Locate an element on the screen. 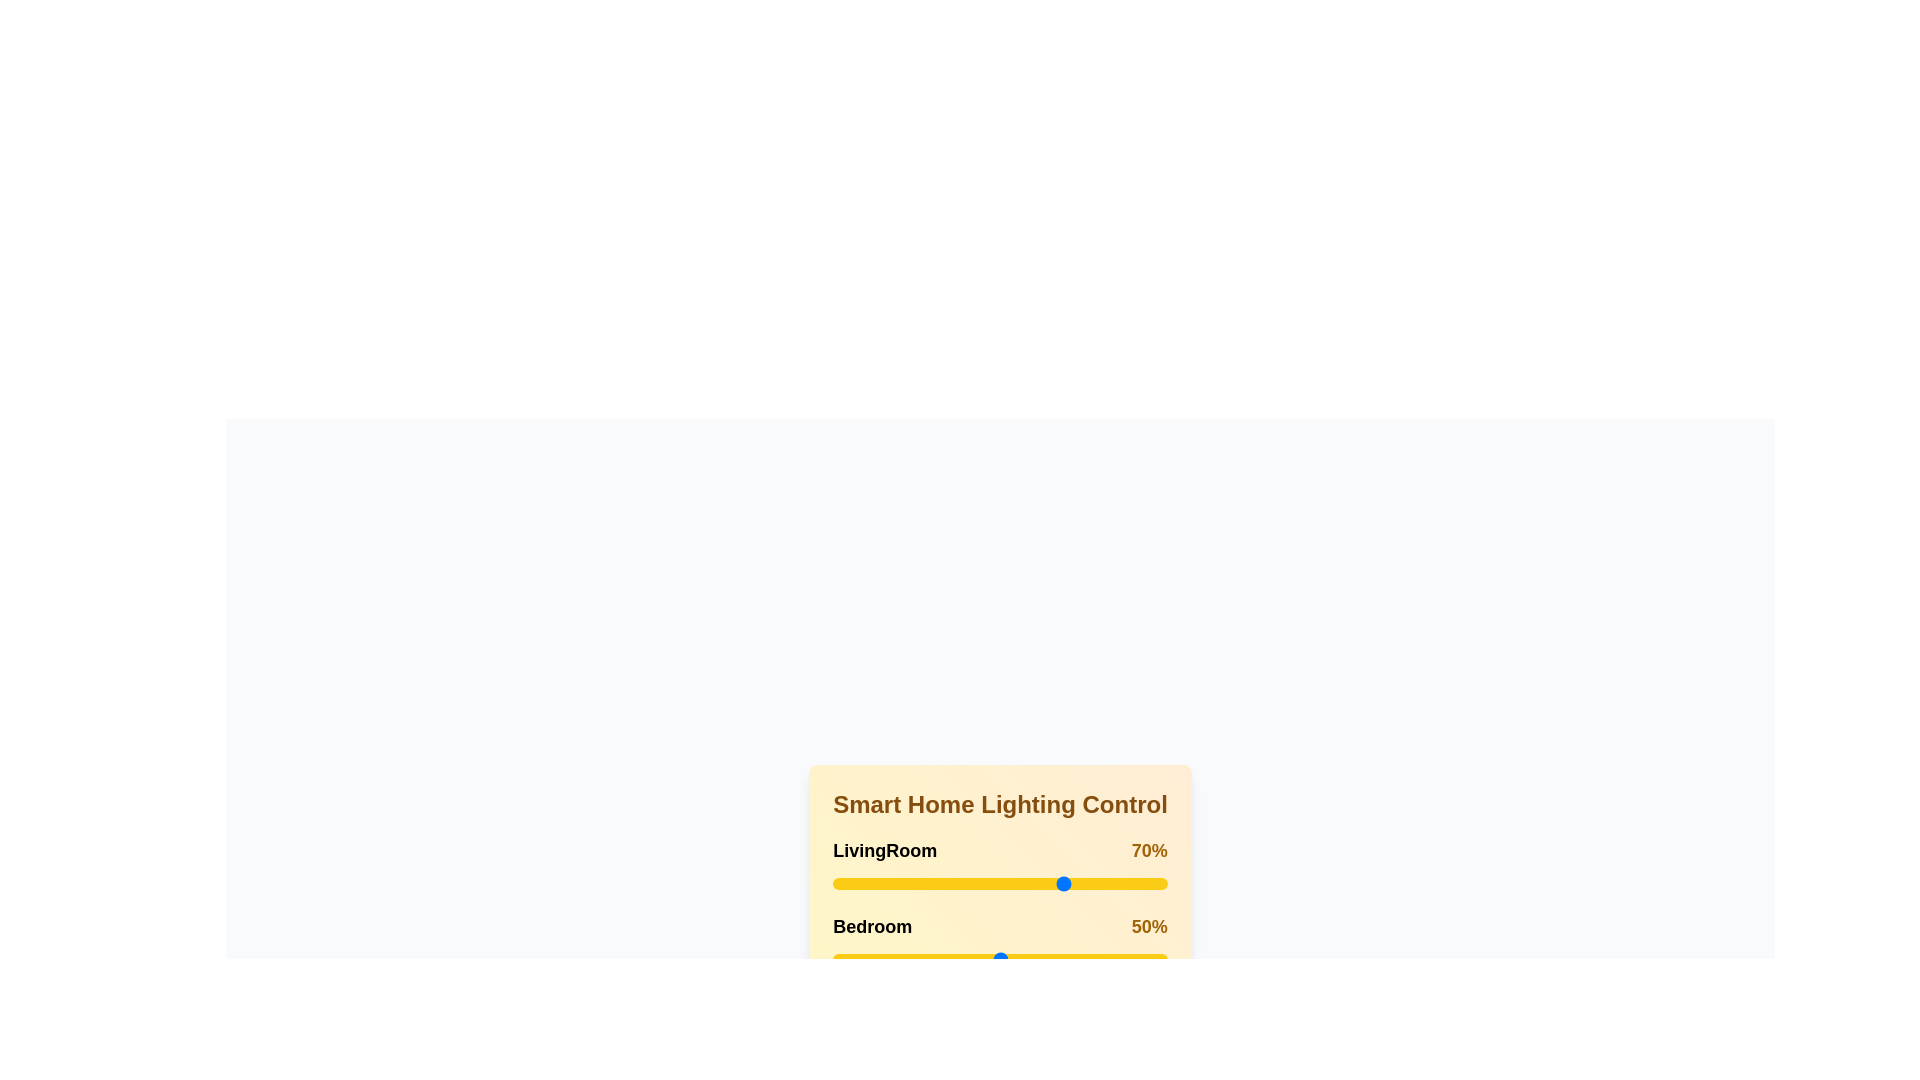 Image resolution: width=1920 pixels, height=1080 pixels. the lighting control value is located at coordinates (849, 882).